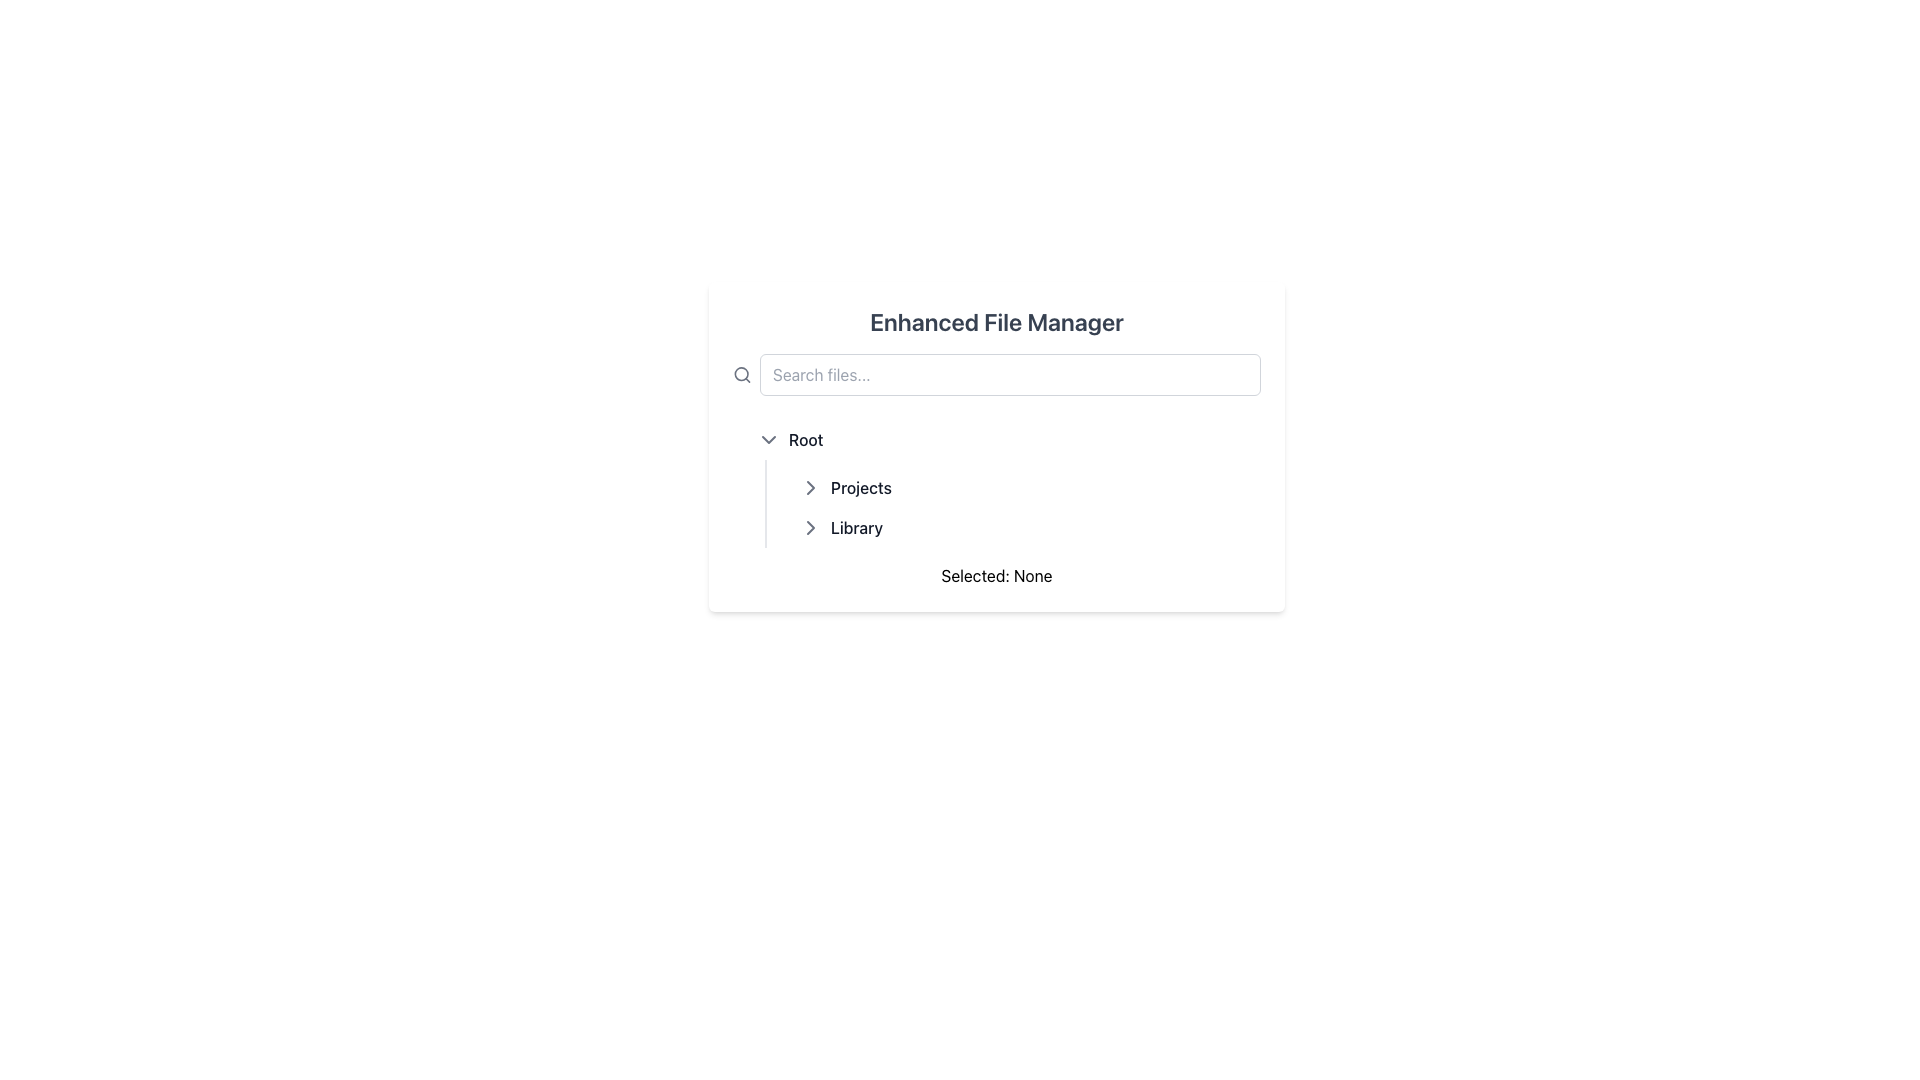 This screenshot has height=1080, width=1920. I want to click on the Chevron icon located to the left of the 'Projects' text, so click(811, 488).